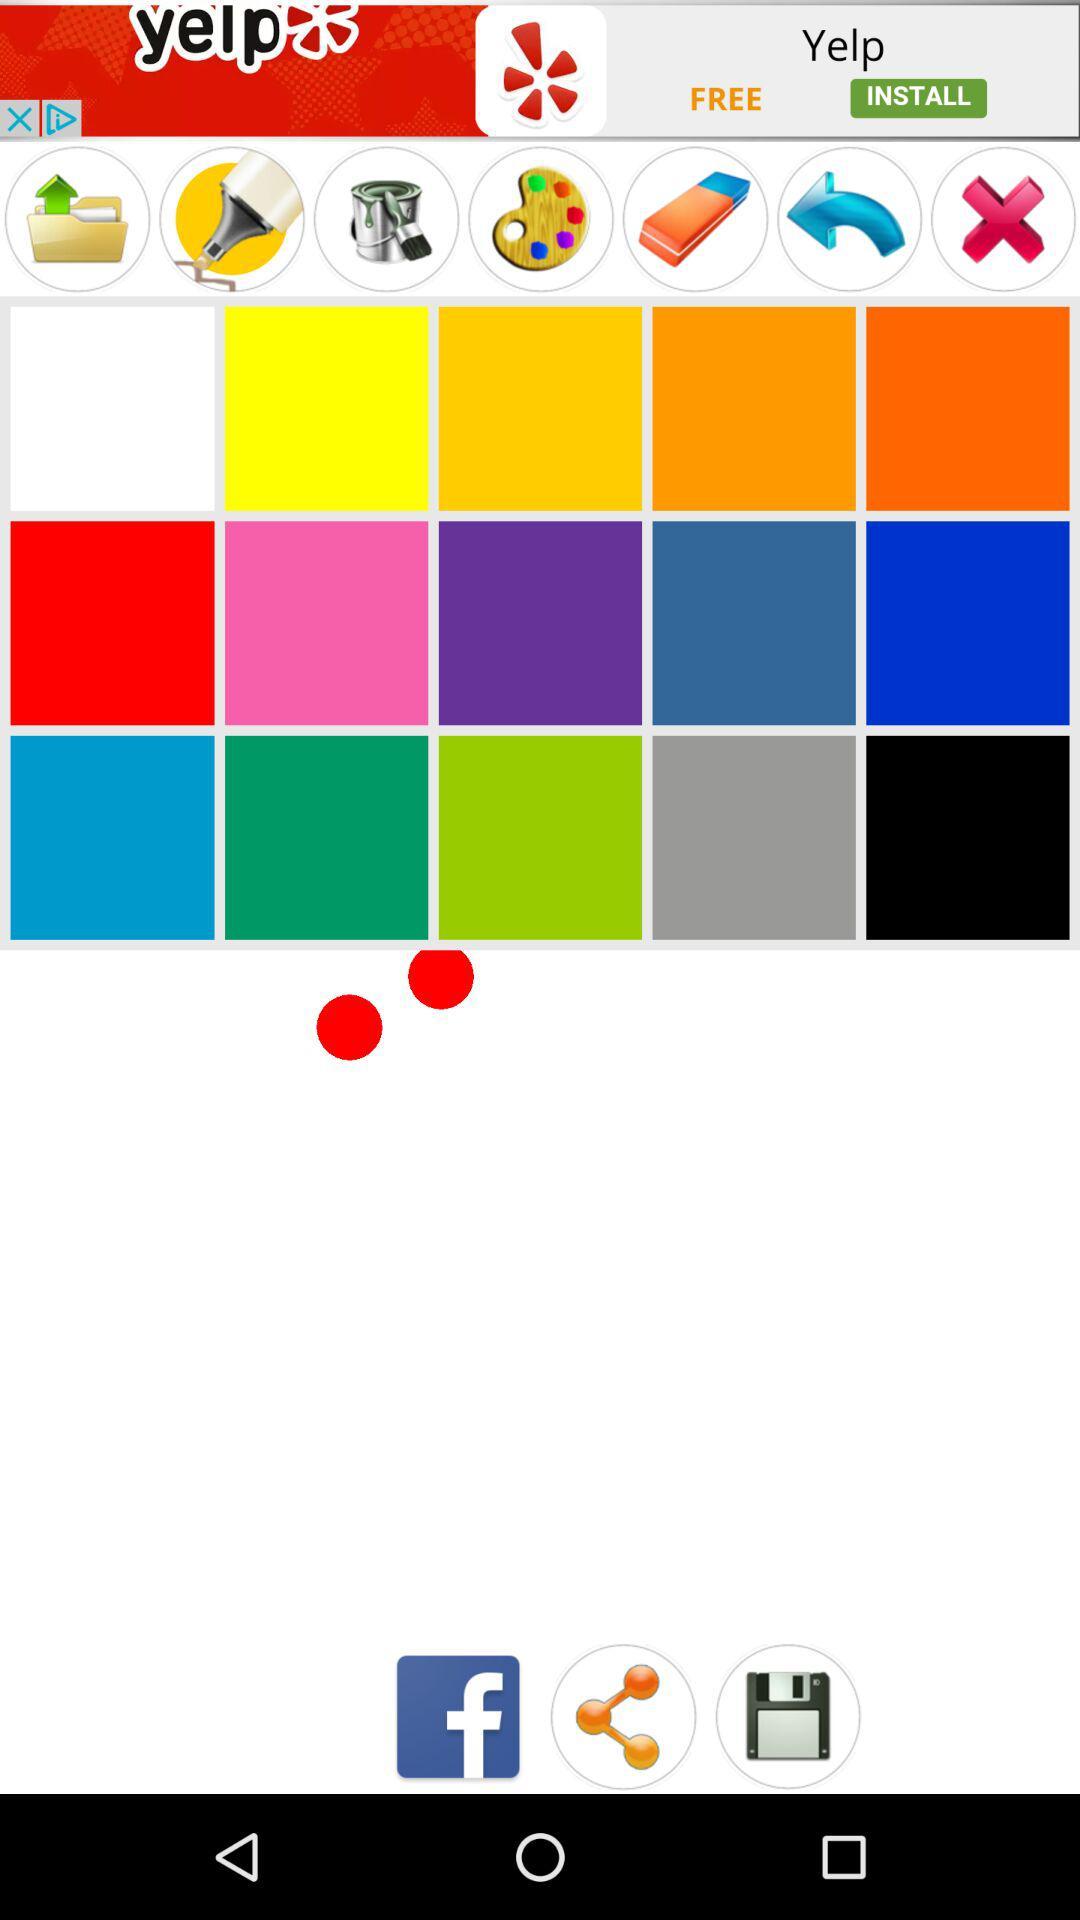 The height and width of the screenshot is (1920, 1080). Describe the element at coordinates (622, 1837) in the screenshot. I see `the share icon` at that location.